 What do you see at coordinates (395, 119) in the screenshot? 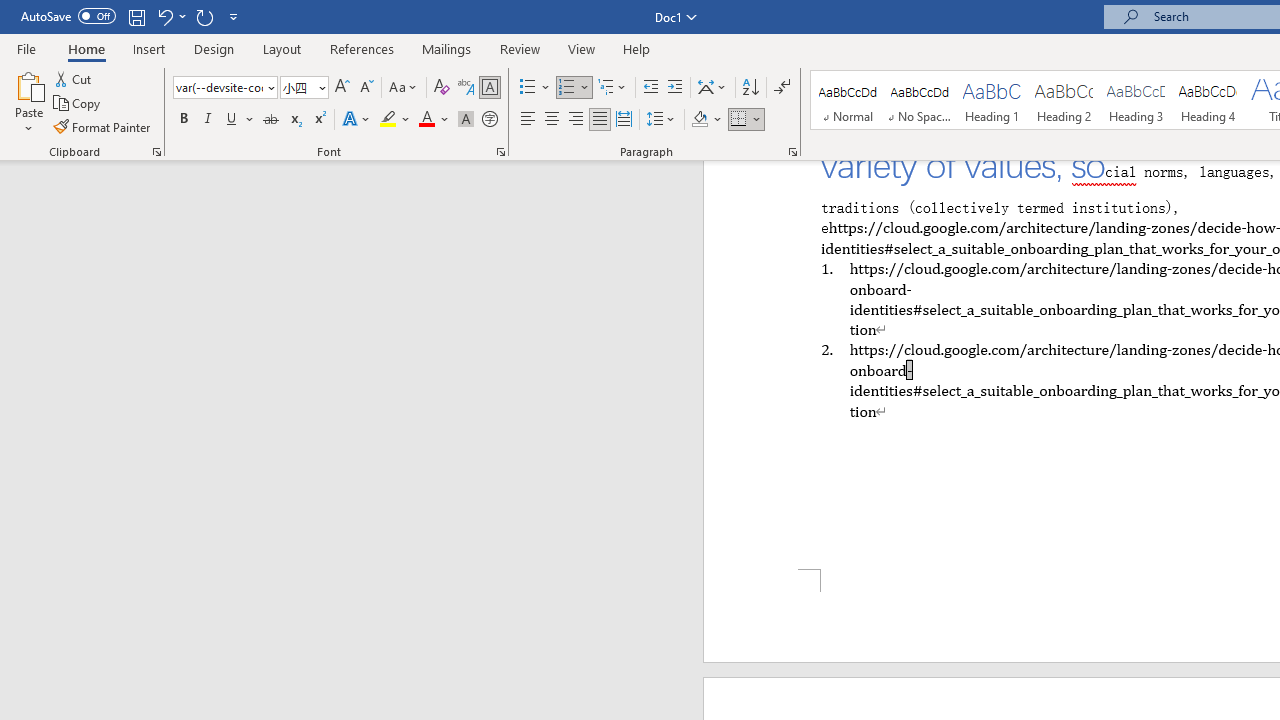
I see `'Text Highlight Color'` at bounding box center [395, 119].